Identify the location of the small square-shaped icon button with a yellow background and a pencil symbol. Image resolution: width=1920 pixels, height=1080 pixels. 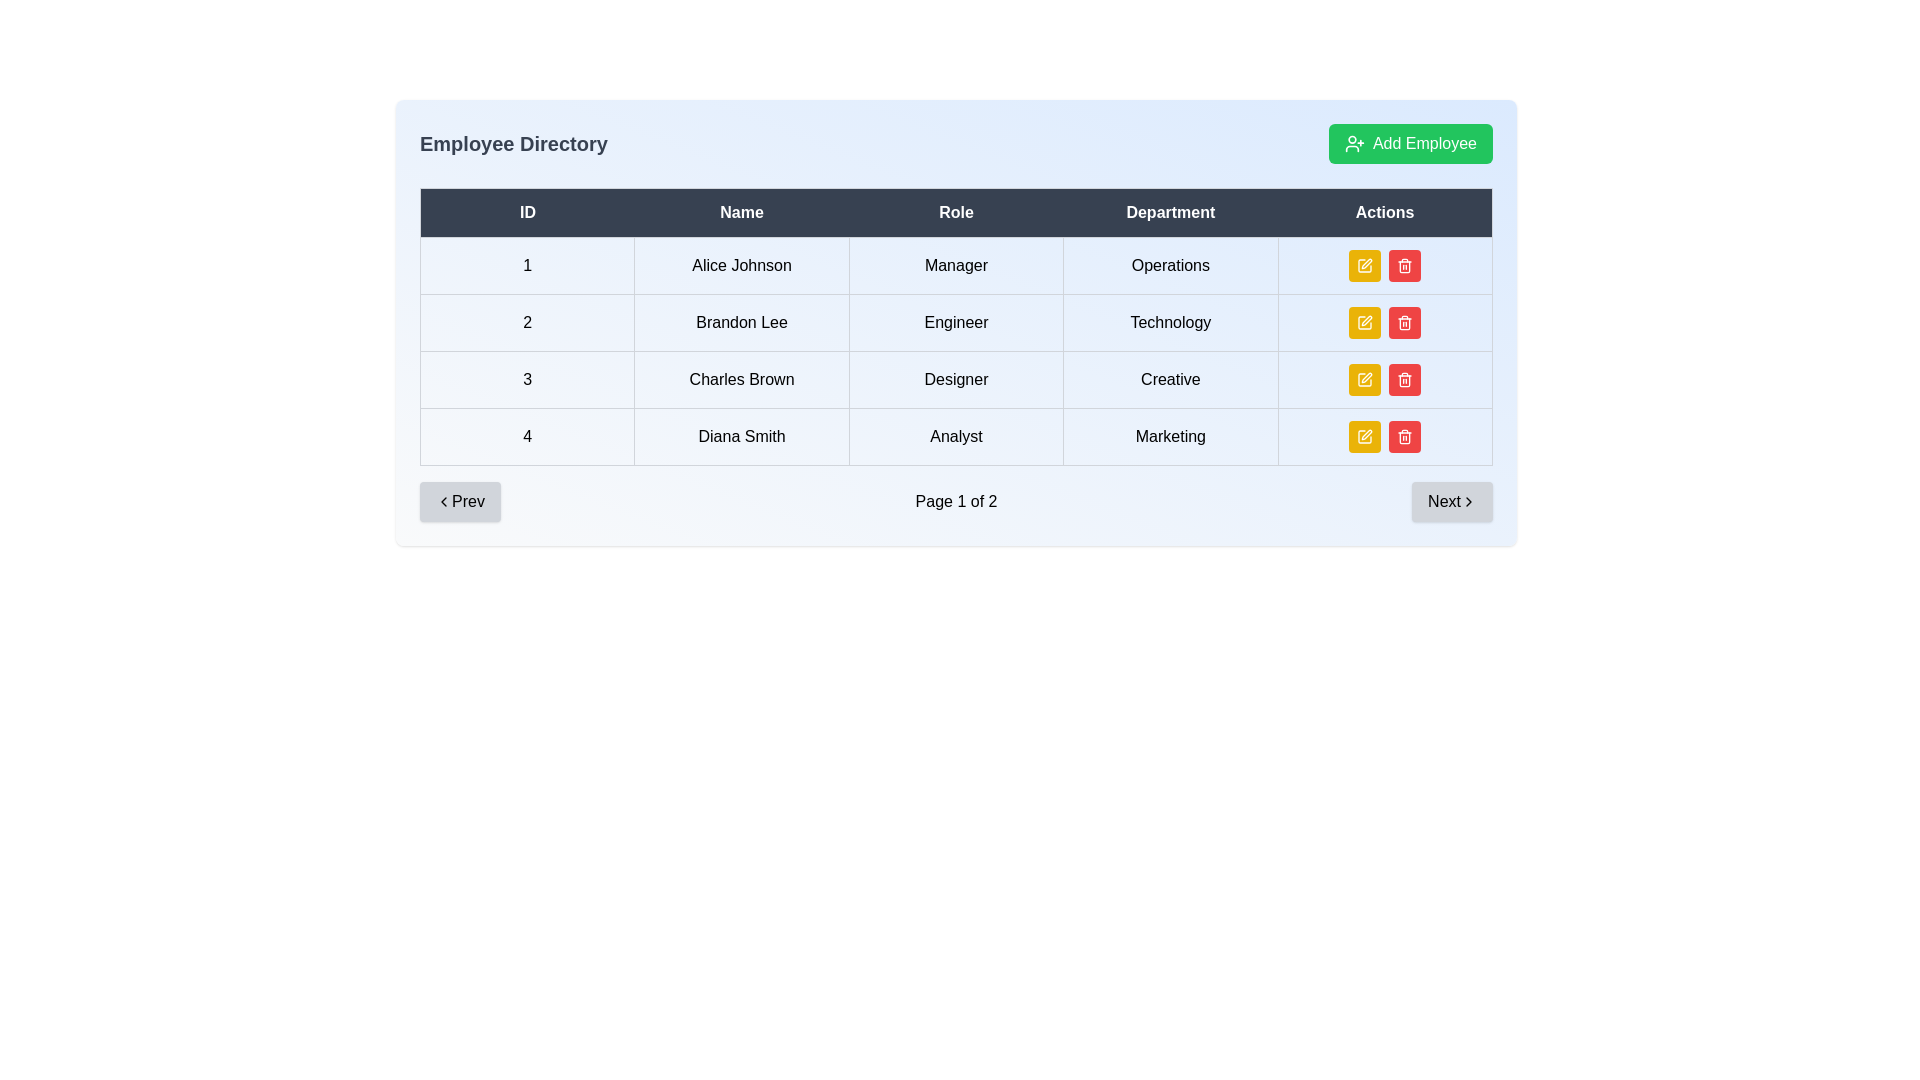
(1364, 380).